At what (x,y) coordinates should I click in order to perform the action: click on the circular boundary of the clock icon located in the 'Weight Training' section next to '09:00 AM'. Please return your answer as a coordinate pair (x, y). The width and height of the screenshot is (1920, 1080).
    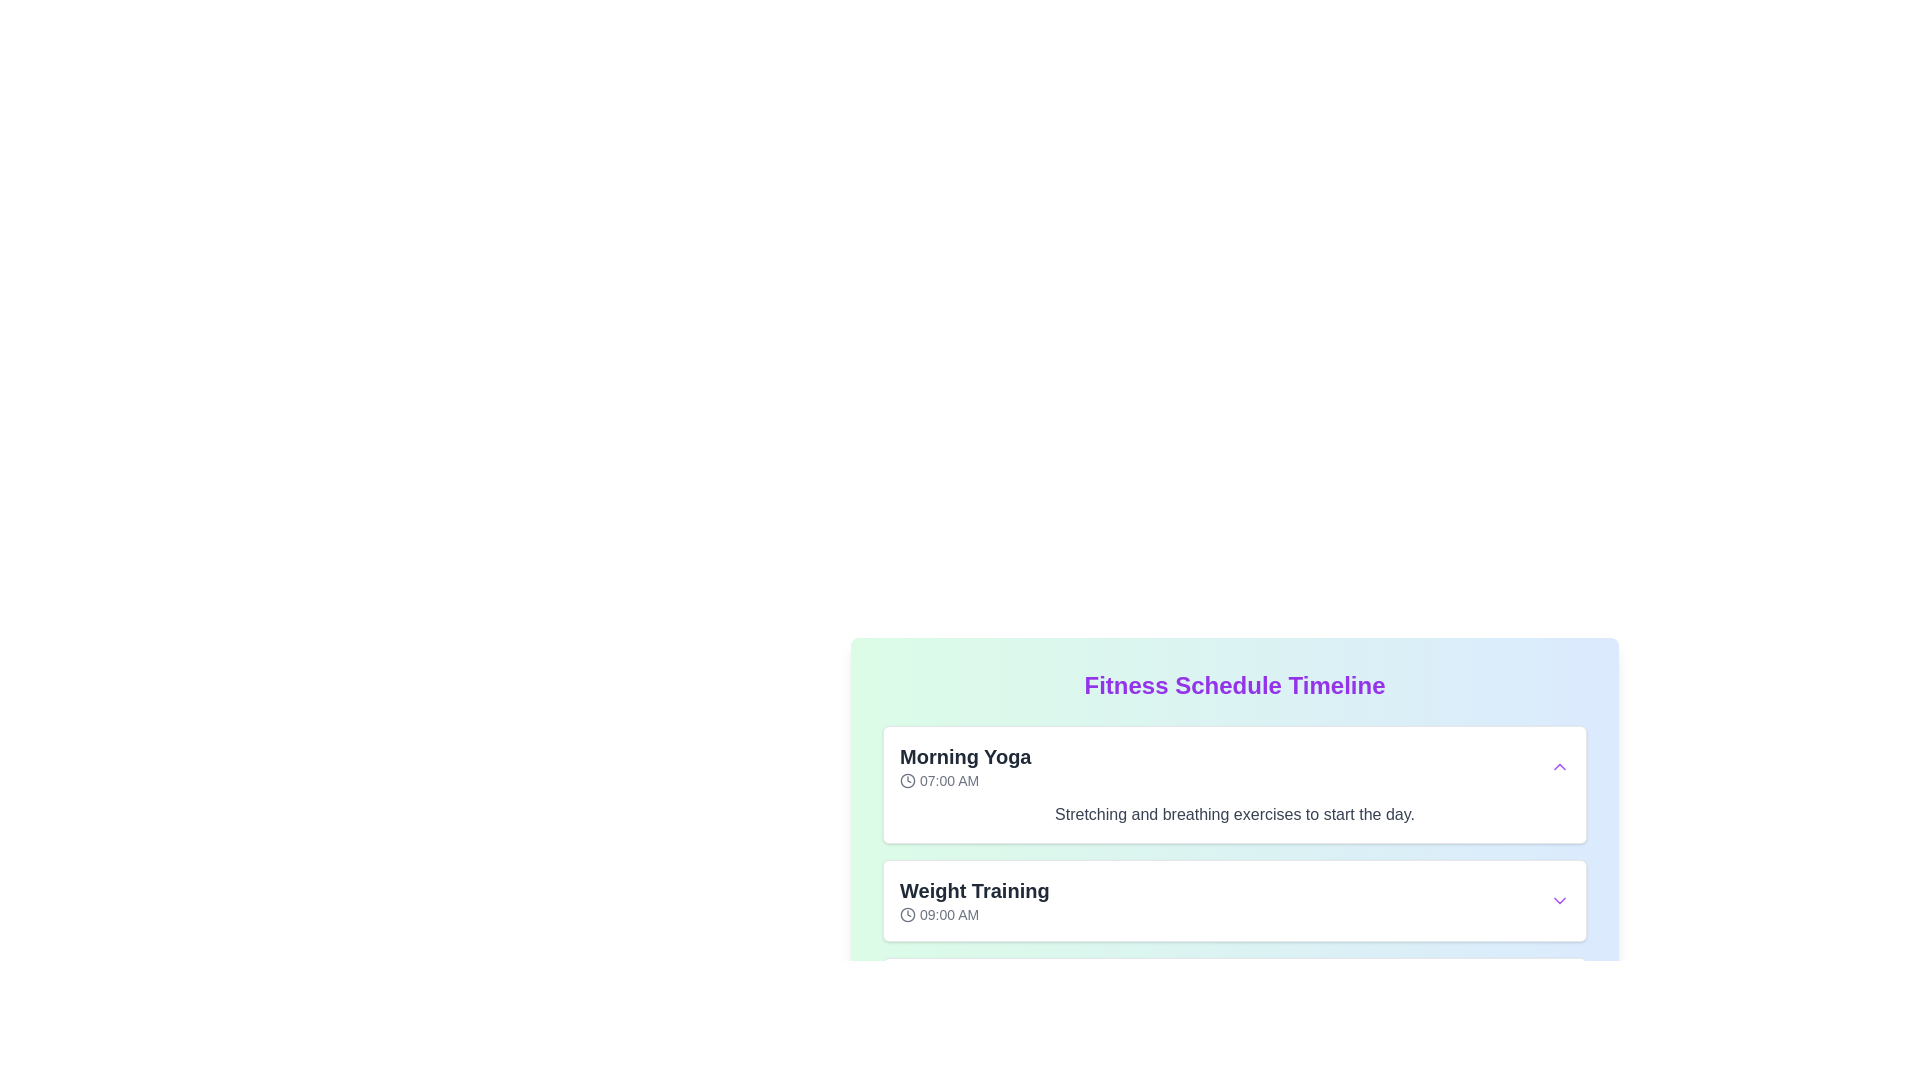
    Looking at the image, I should click on (906, 914).